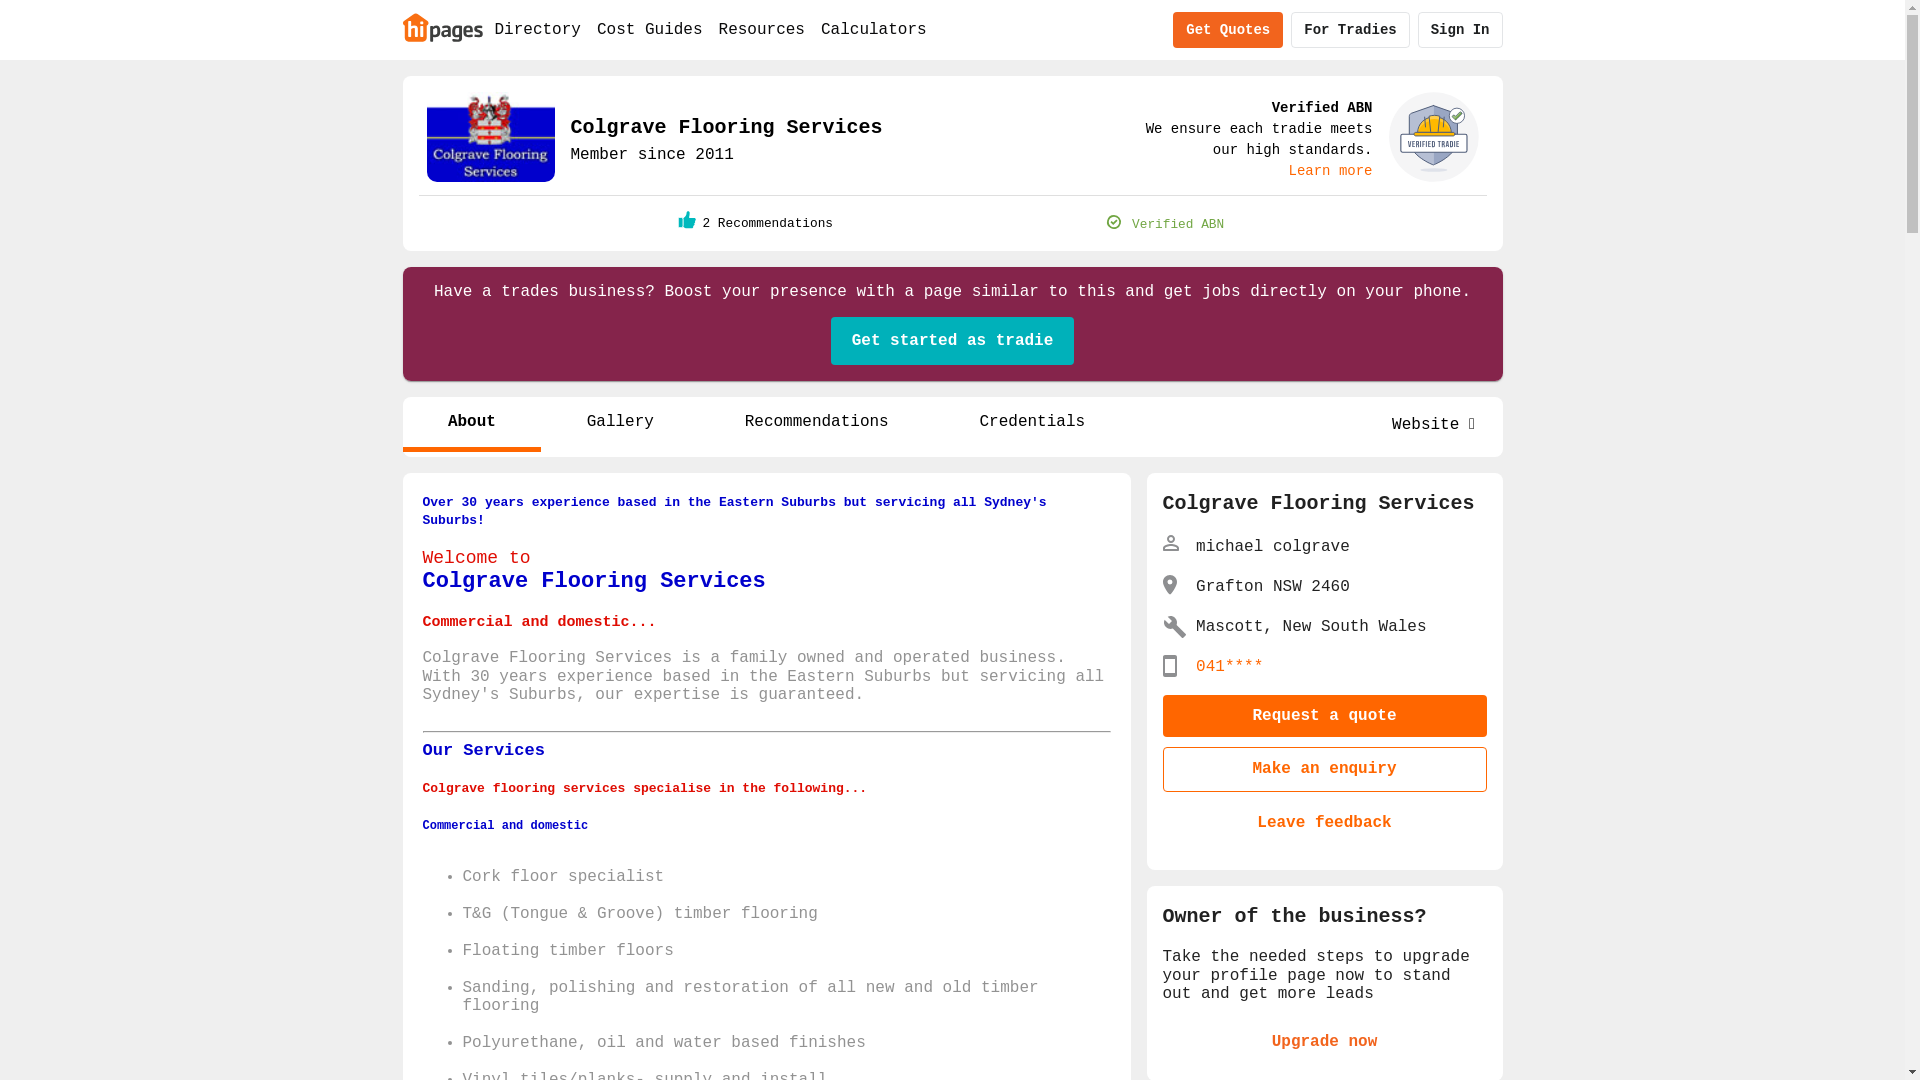  What do you see at coordinates (933, 423) in the screenshot?
I see `'Credentials'` at bounding box center [933, 423].